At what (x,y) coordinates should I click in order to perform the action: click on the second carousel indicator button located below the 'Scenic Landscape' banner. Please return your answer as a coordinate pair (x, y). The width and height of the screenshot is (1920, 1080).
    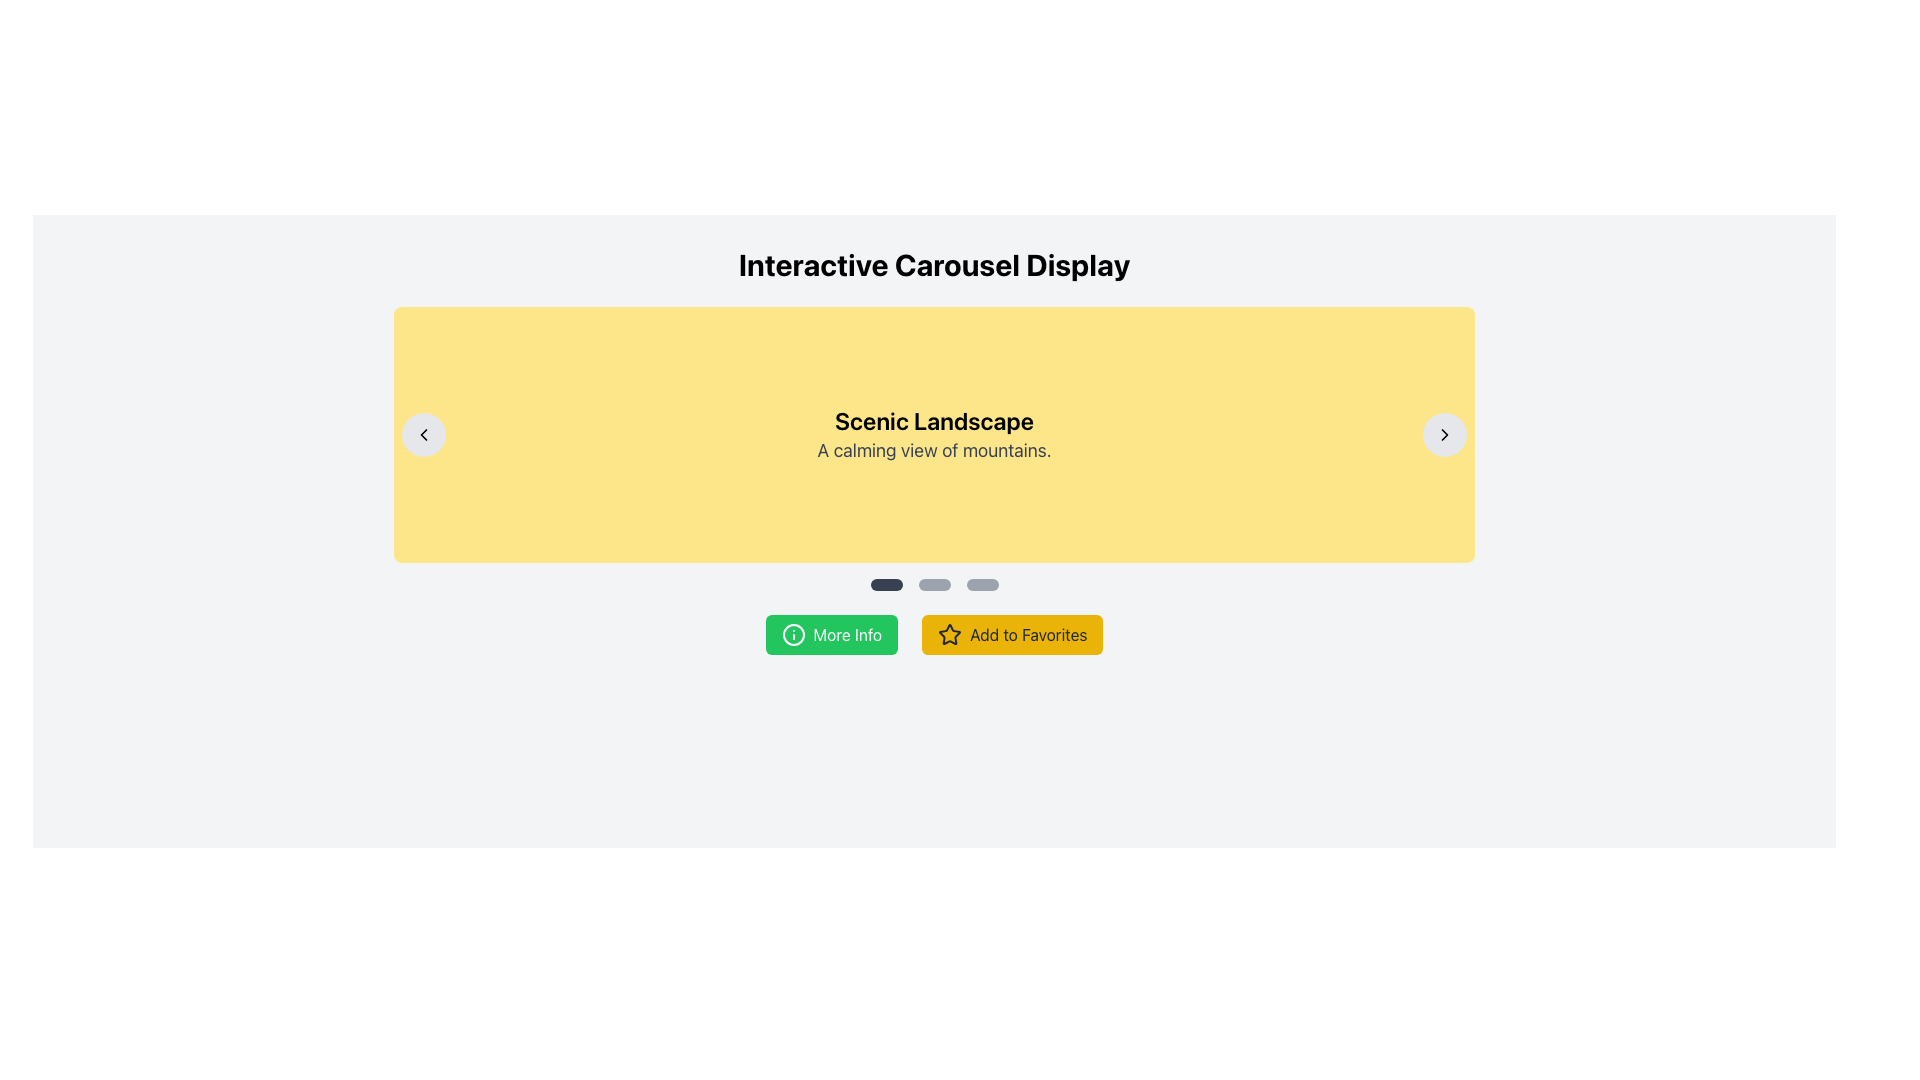
    Looking at the image, I should click on (933, 585).